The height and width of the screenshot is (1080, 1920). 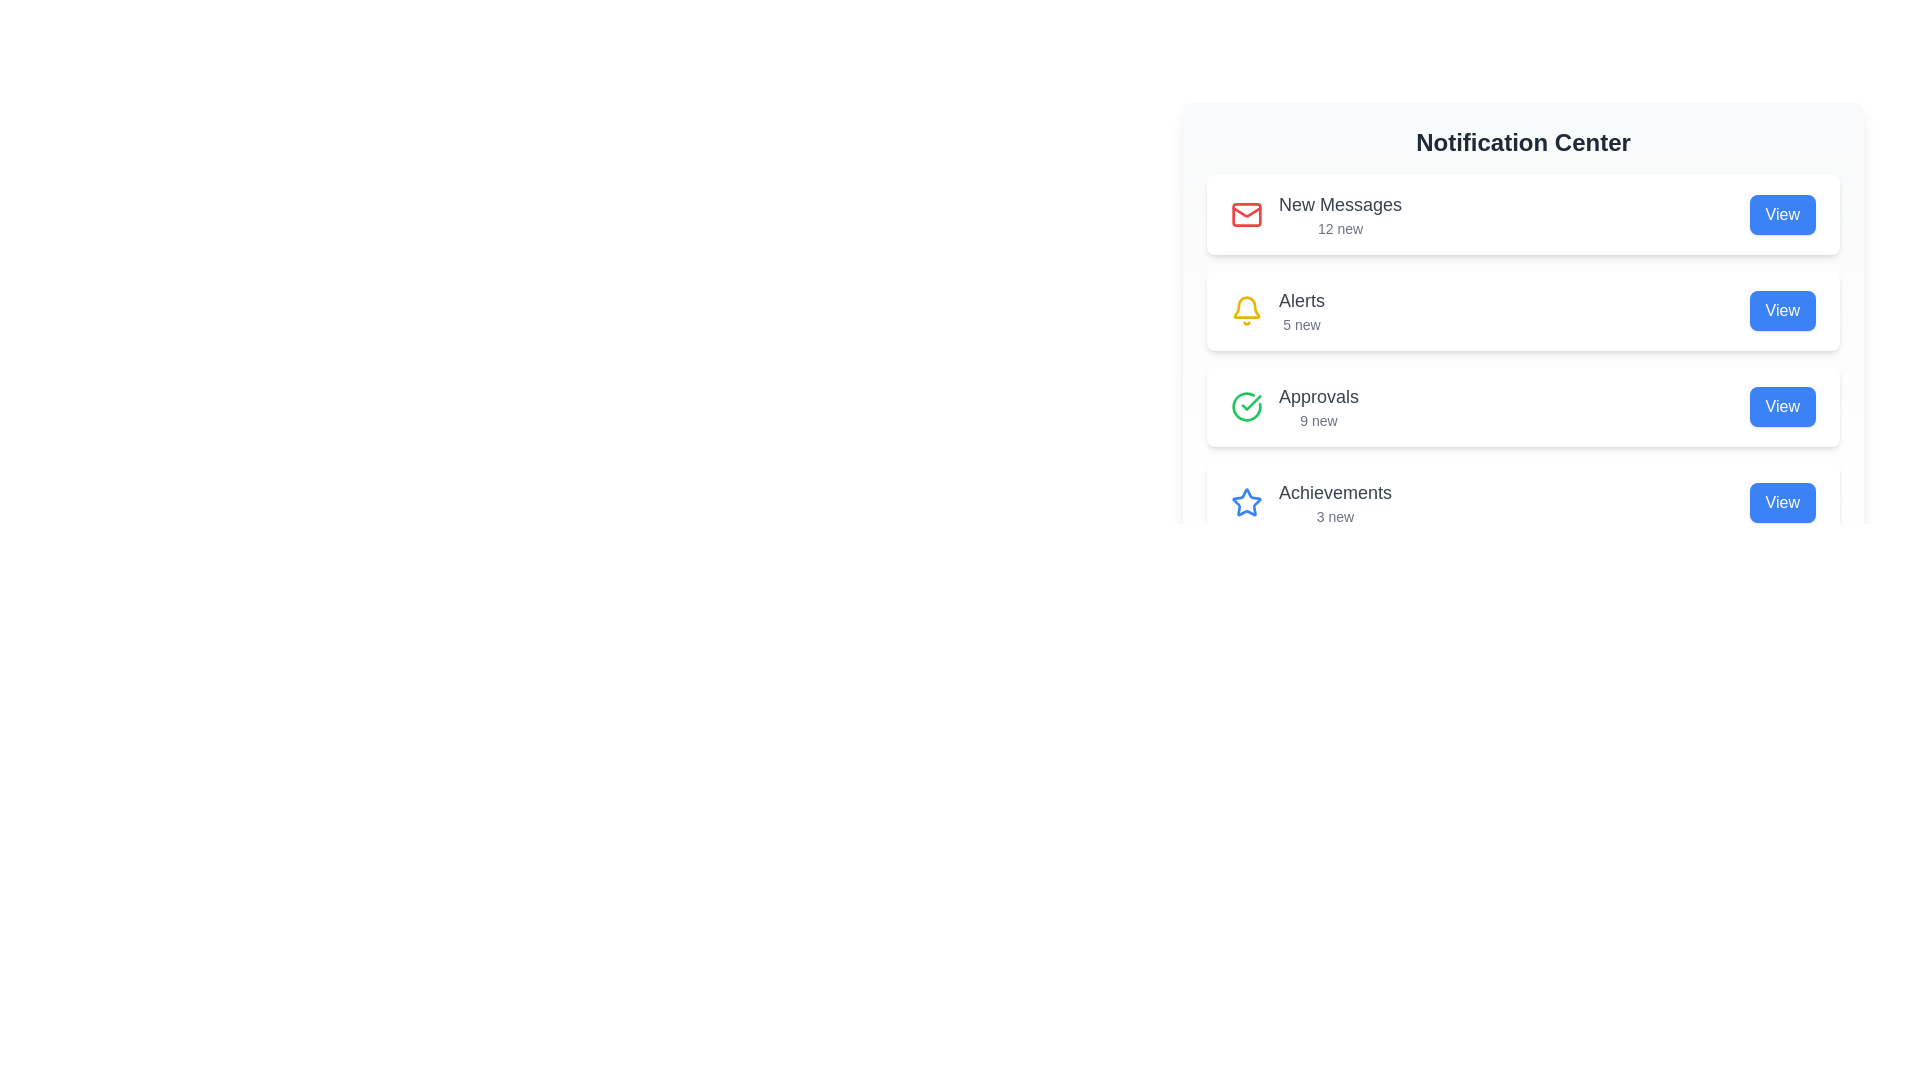 What do you see at coordinates (1246, 212) in the screenshot?
I see `the red line segment forming the upper section of the mail envelope icon located in the topmost notification section titled 'New Messages 12 new'` at bounding box center [1246, 212].